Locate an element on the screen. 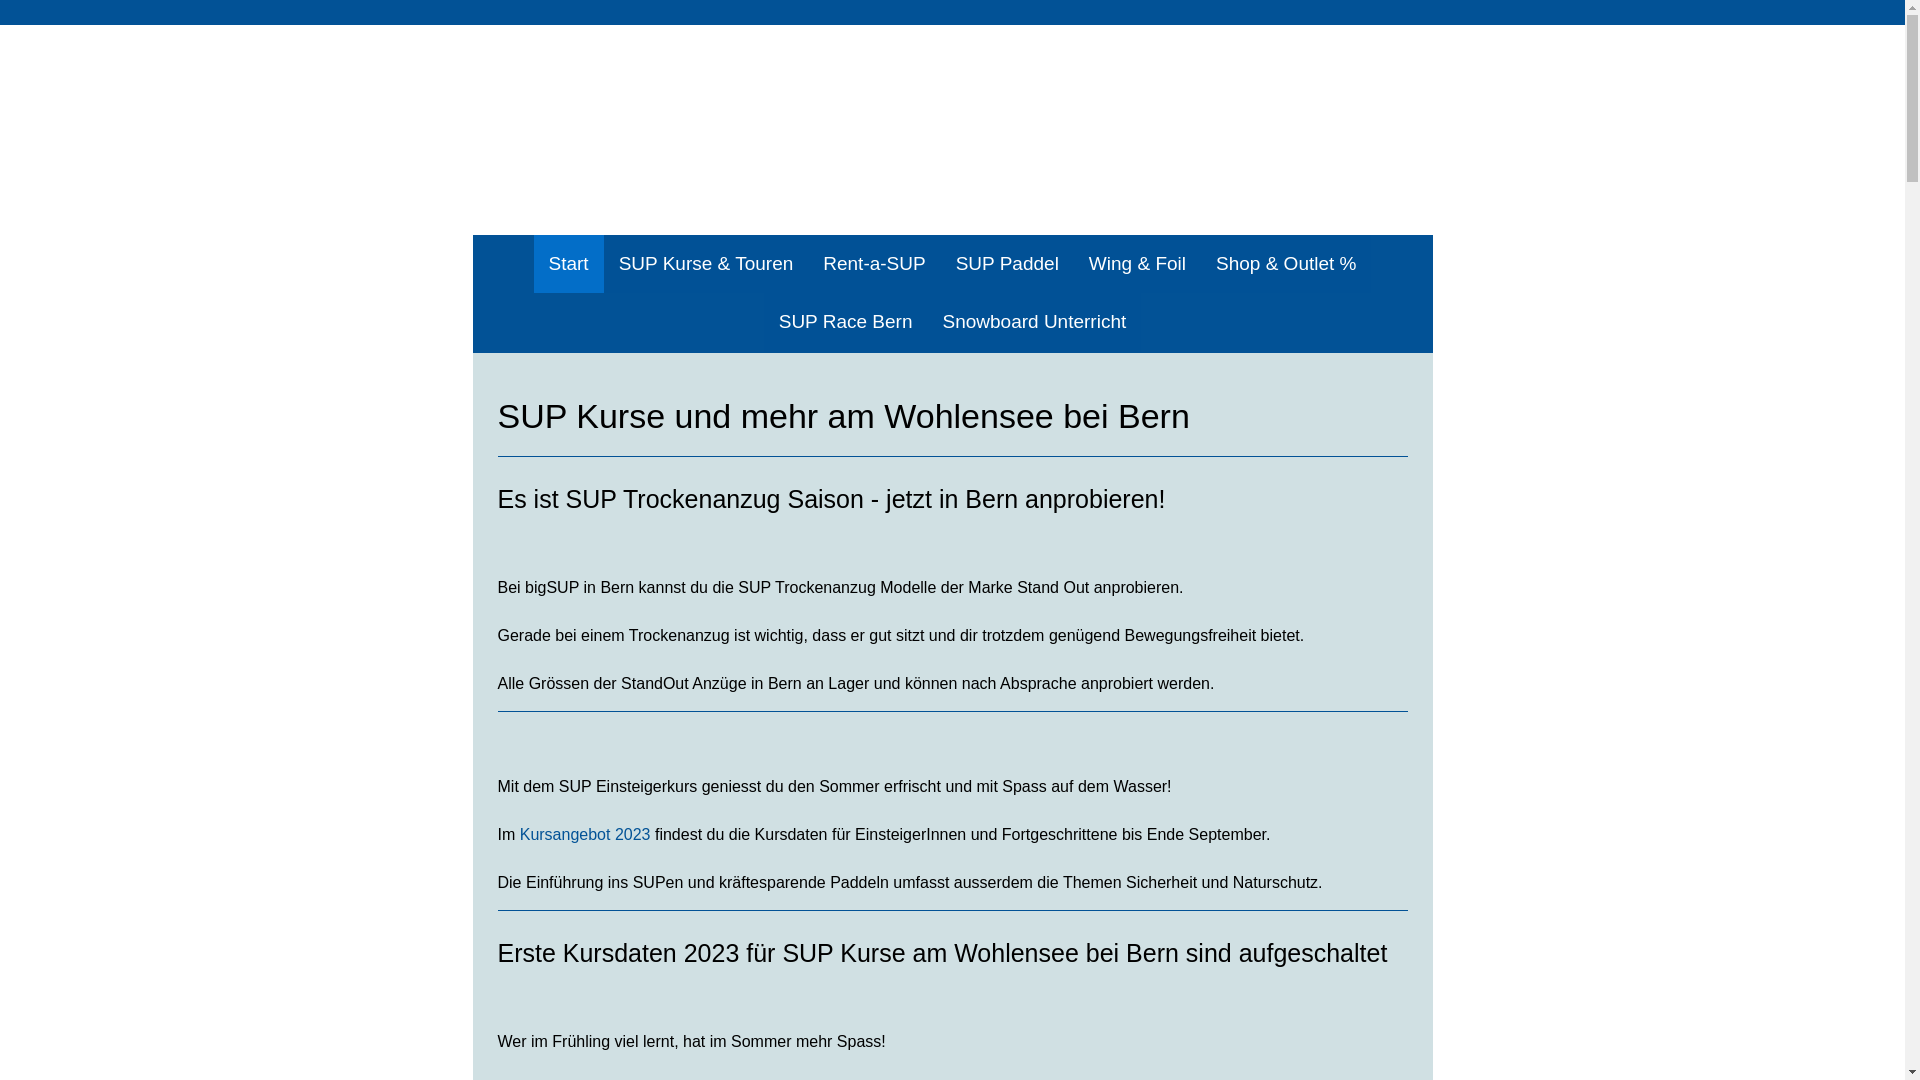  'Rent-a-SUP' is located at coordinates (873, 263).